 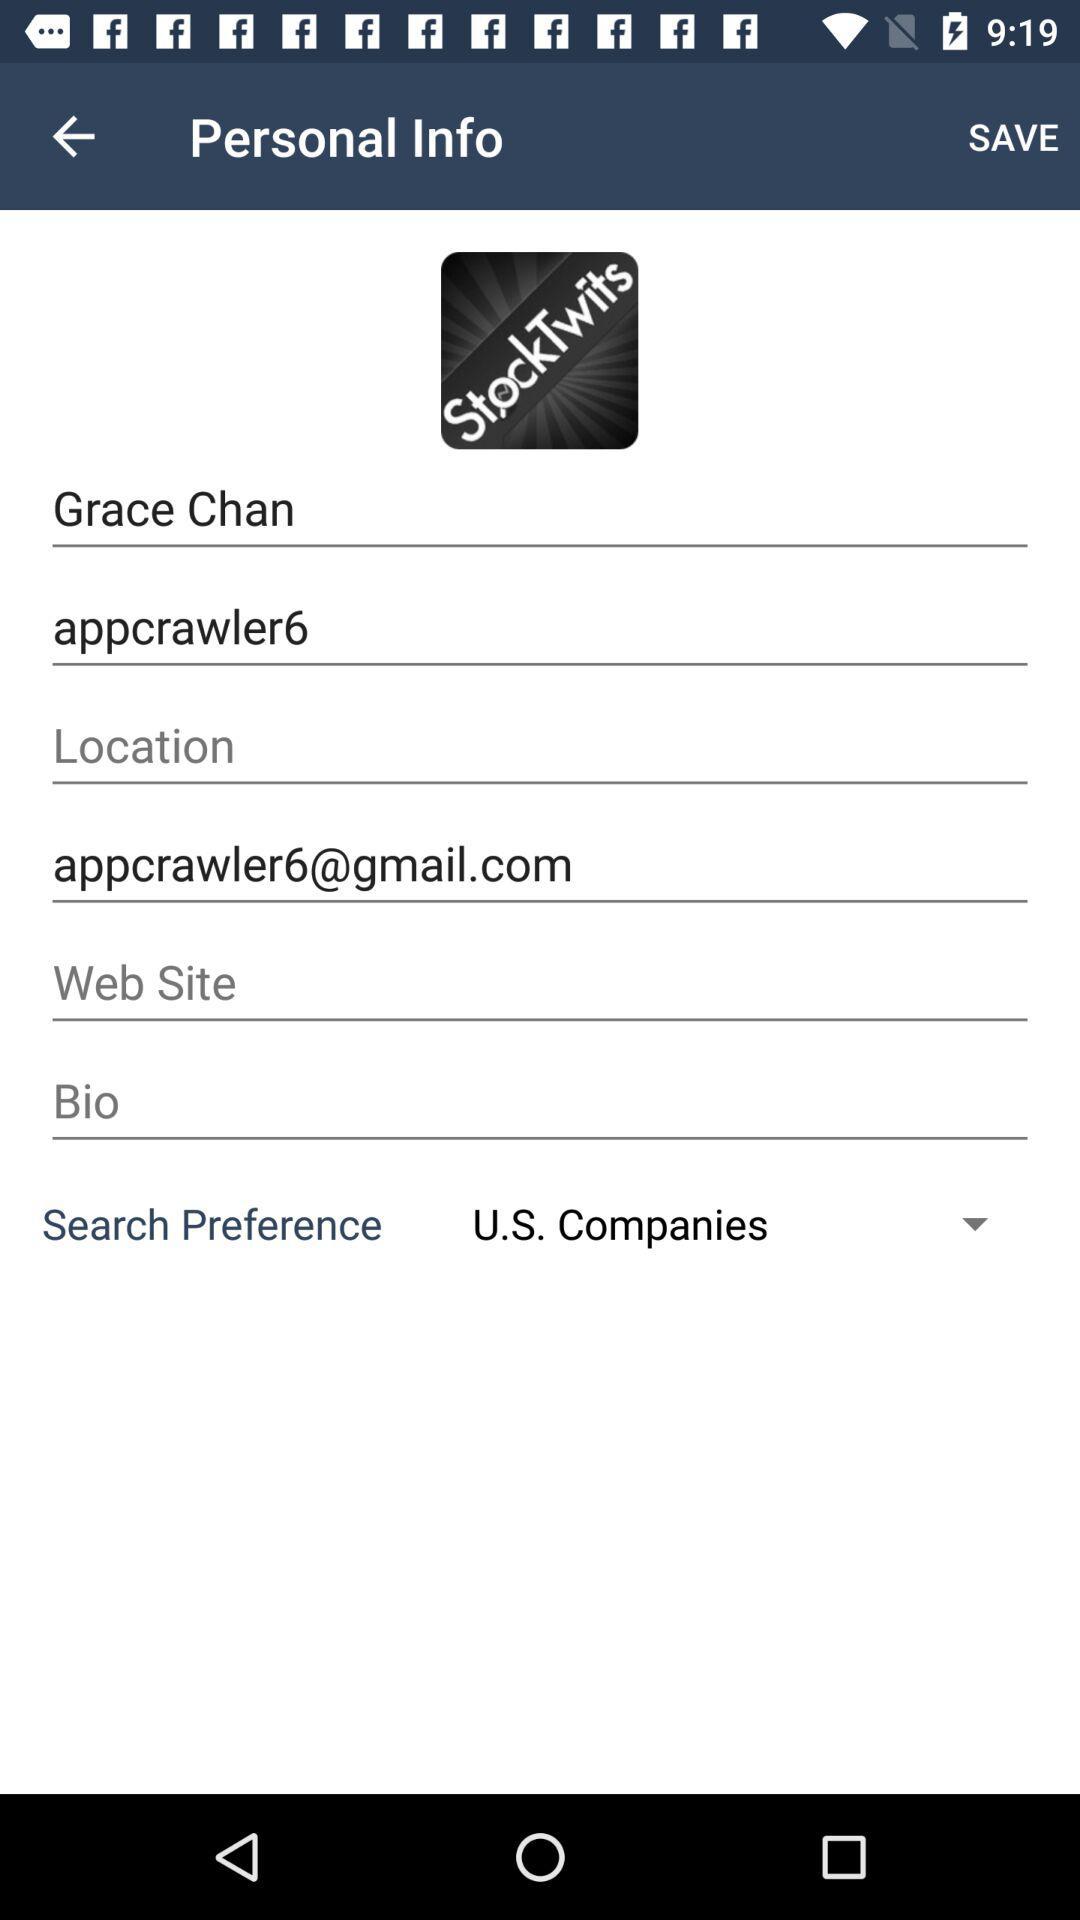 What do you see at coordinates (538, 350) in the screenshot?
I see `item below personal info` at bounding box center [538, 350].